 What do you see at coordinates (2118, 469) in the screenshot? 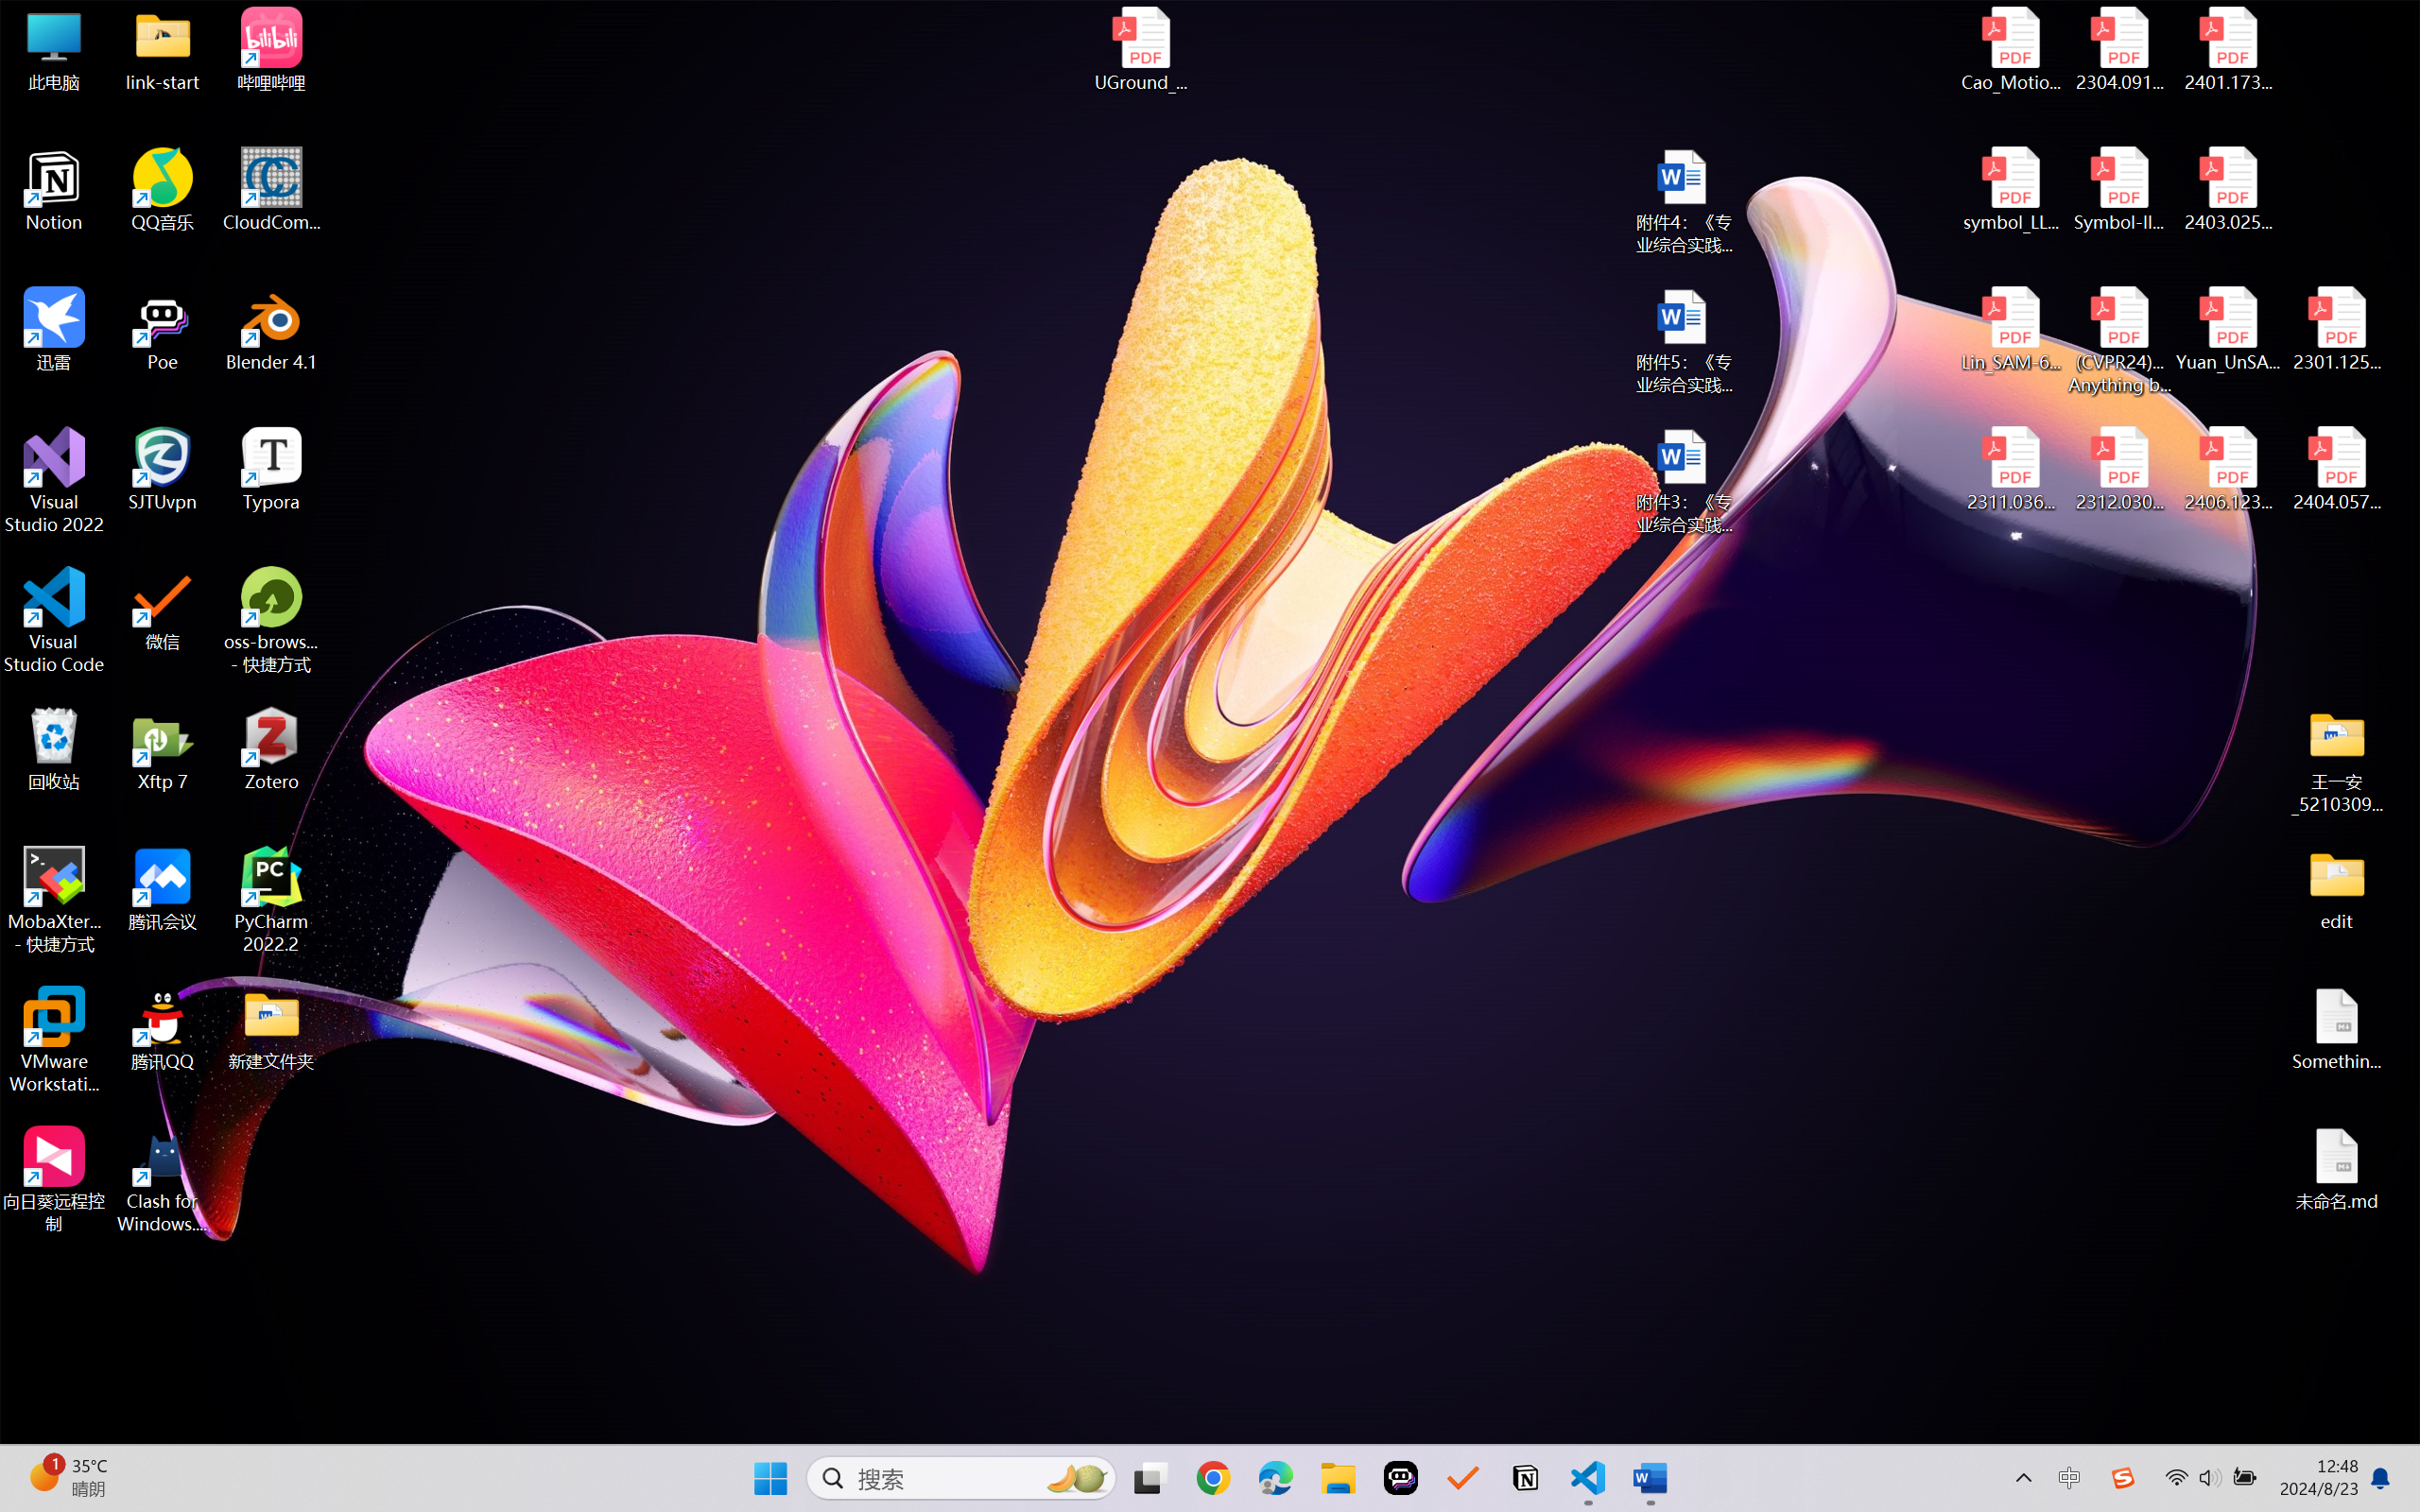
I see `'2312.03032v2.pdf'` at bounding box center [2118, 469].